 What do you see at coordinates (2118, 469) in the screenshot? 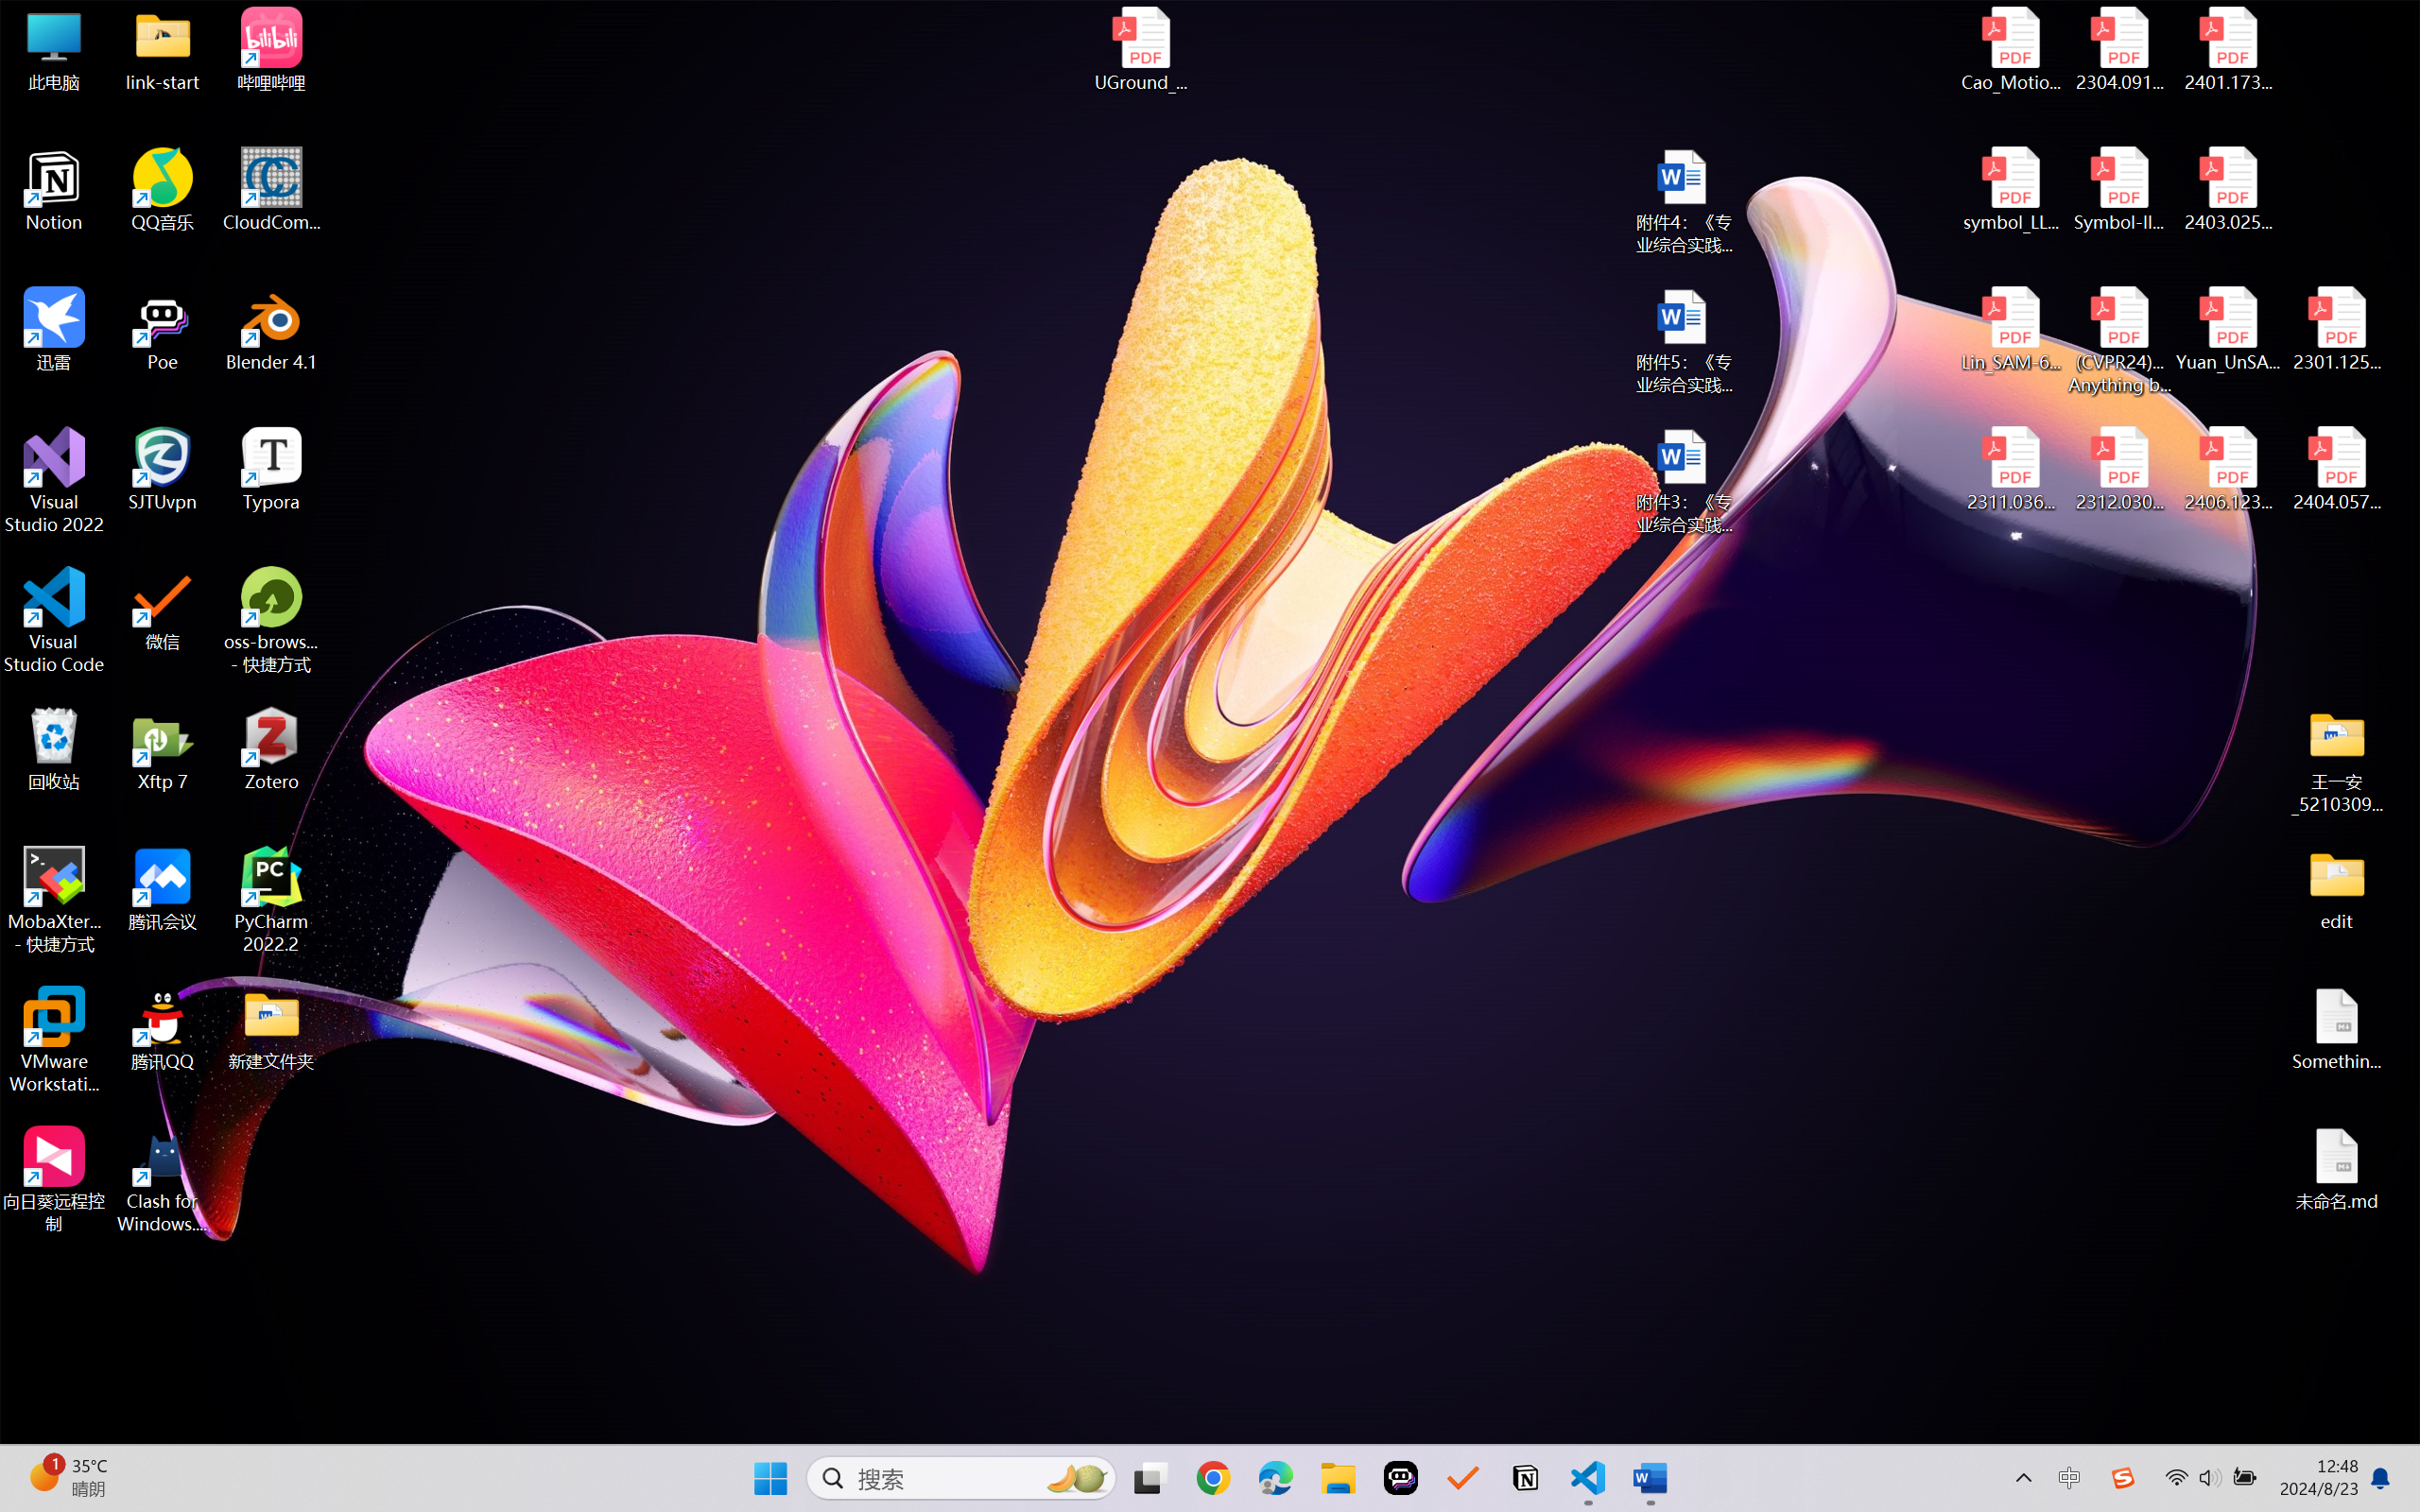
I see `'2312.03032v2.pdf'` at bounding box center [2118, 469].